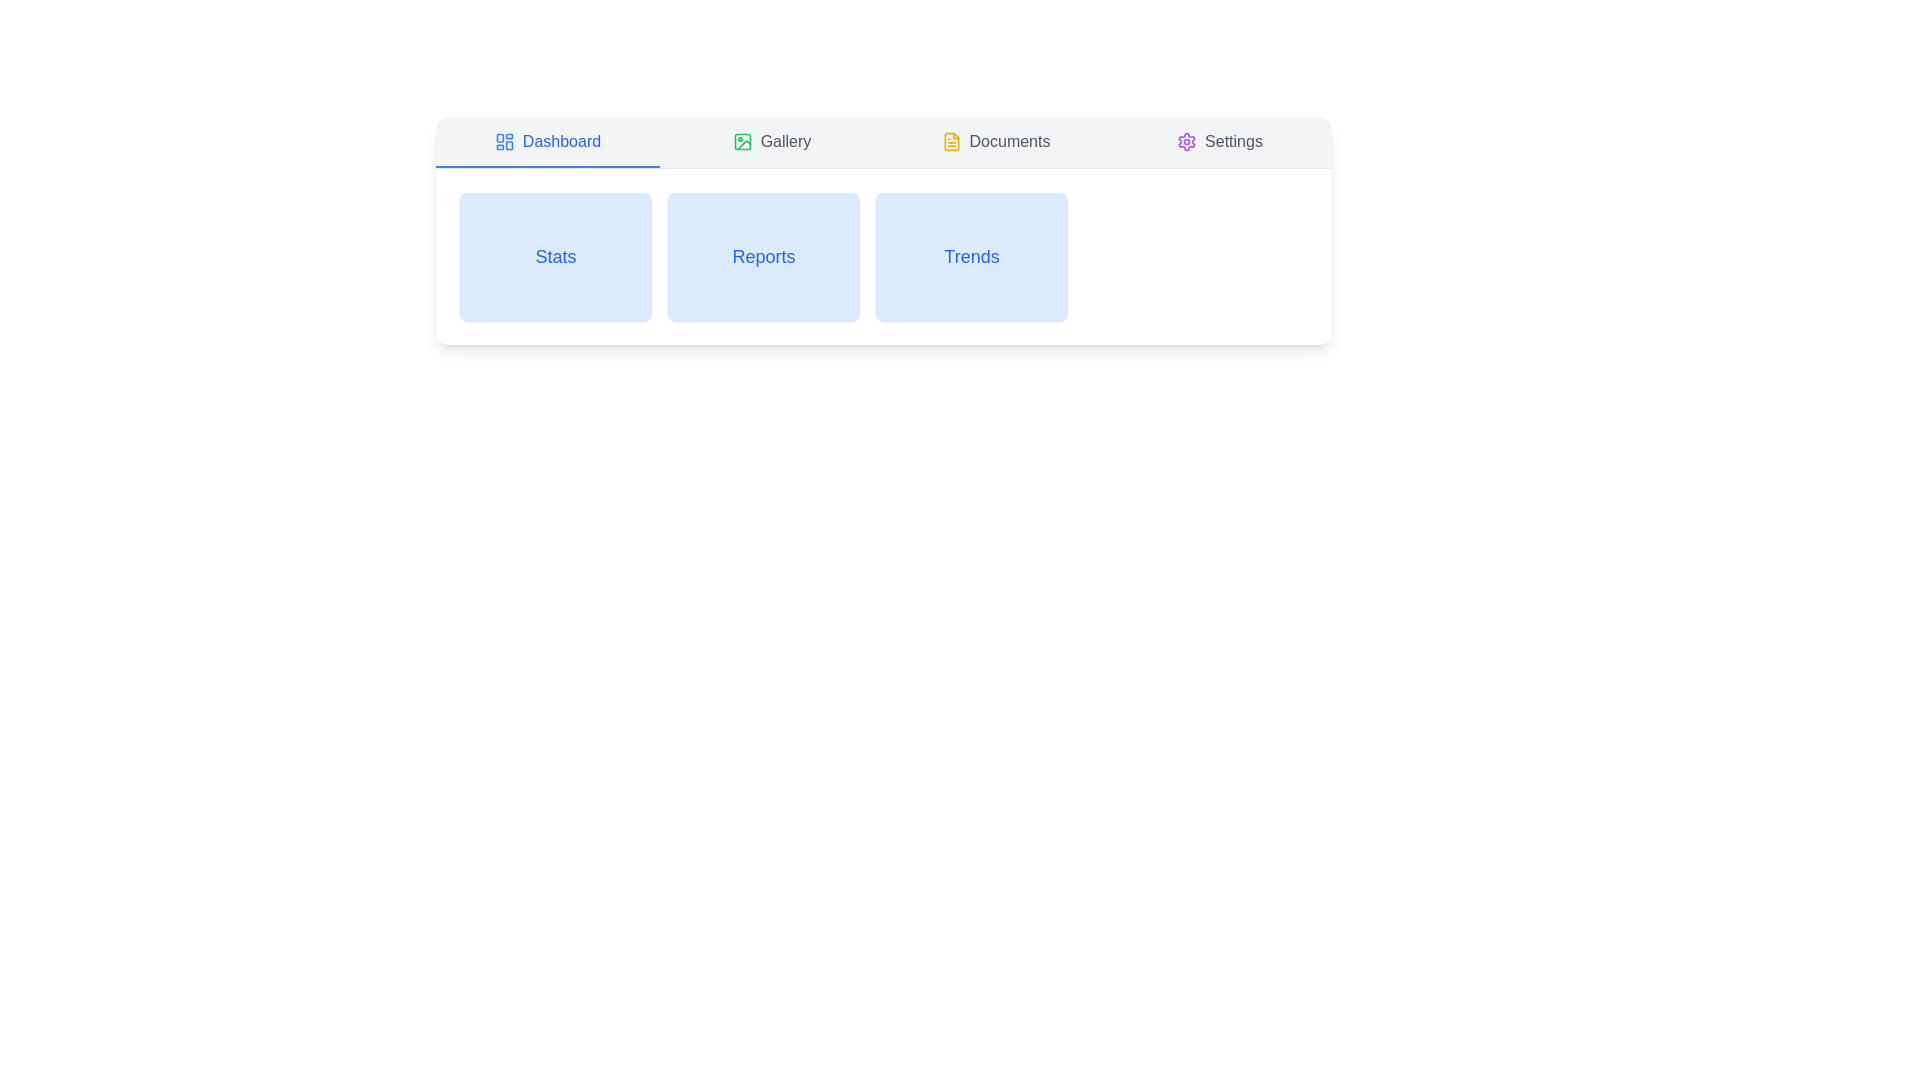 The image size is (1920, 1080). I want to click on the 'Documents' tab button, which is the third tab in the tab navigation bar, so click(996, 141).